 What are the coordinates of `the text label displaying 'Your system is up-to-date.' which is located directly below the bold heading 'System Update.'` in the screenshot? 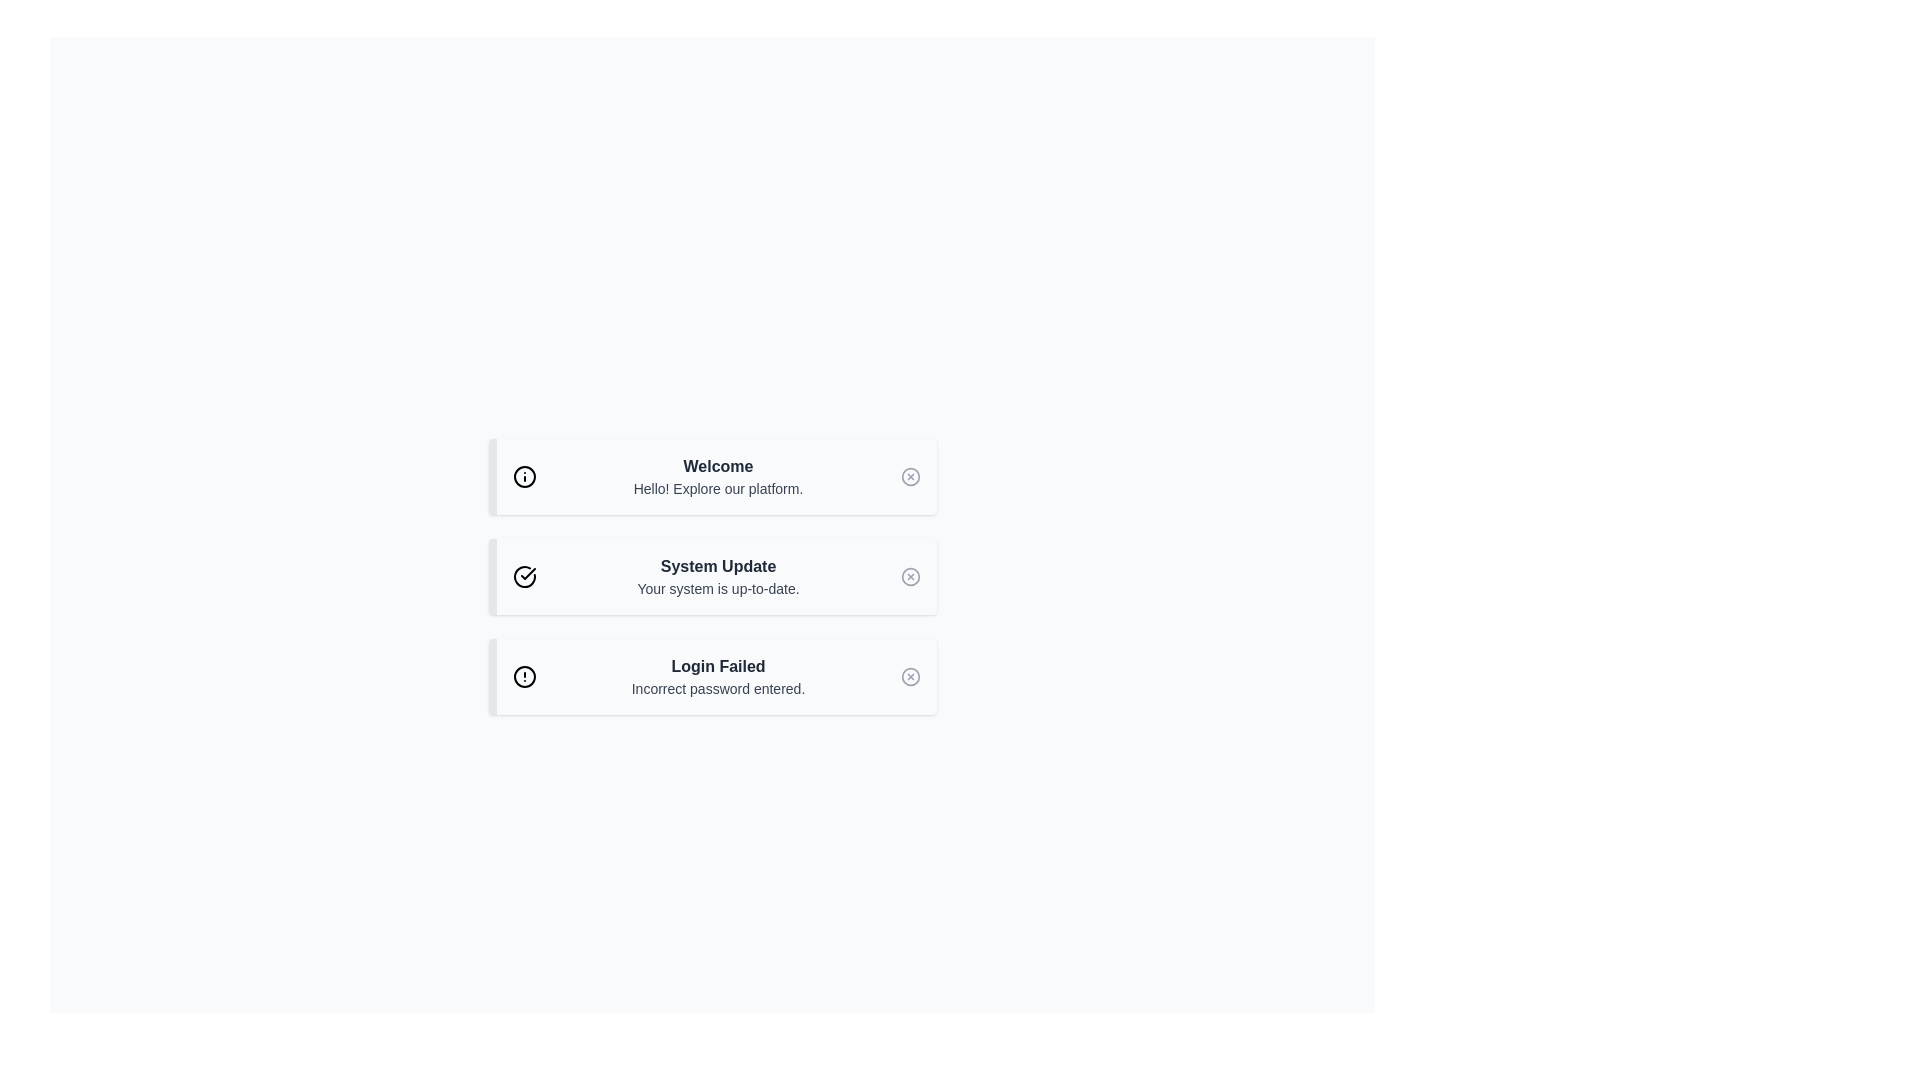 It's located at (718, 588).